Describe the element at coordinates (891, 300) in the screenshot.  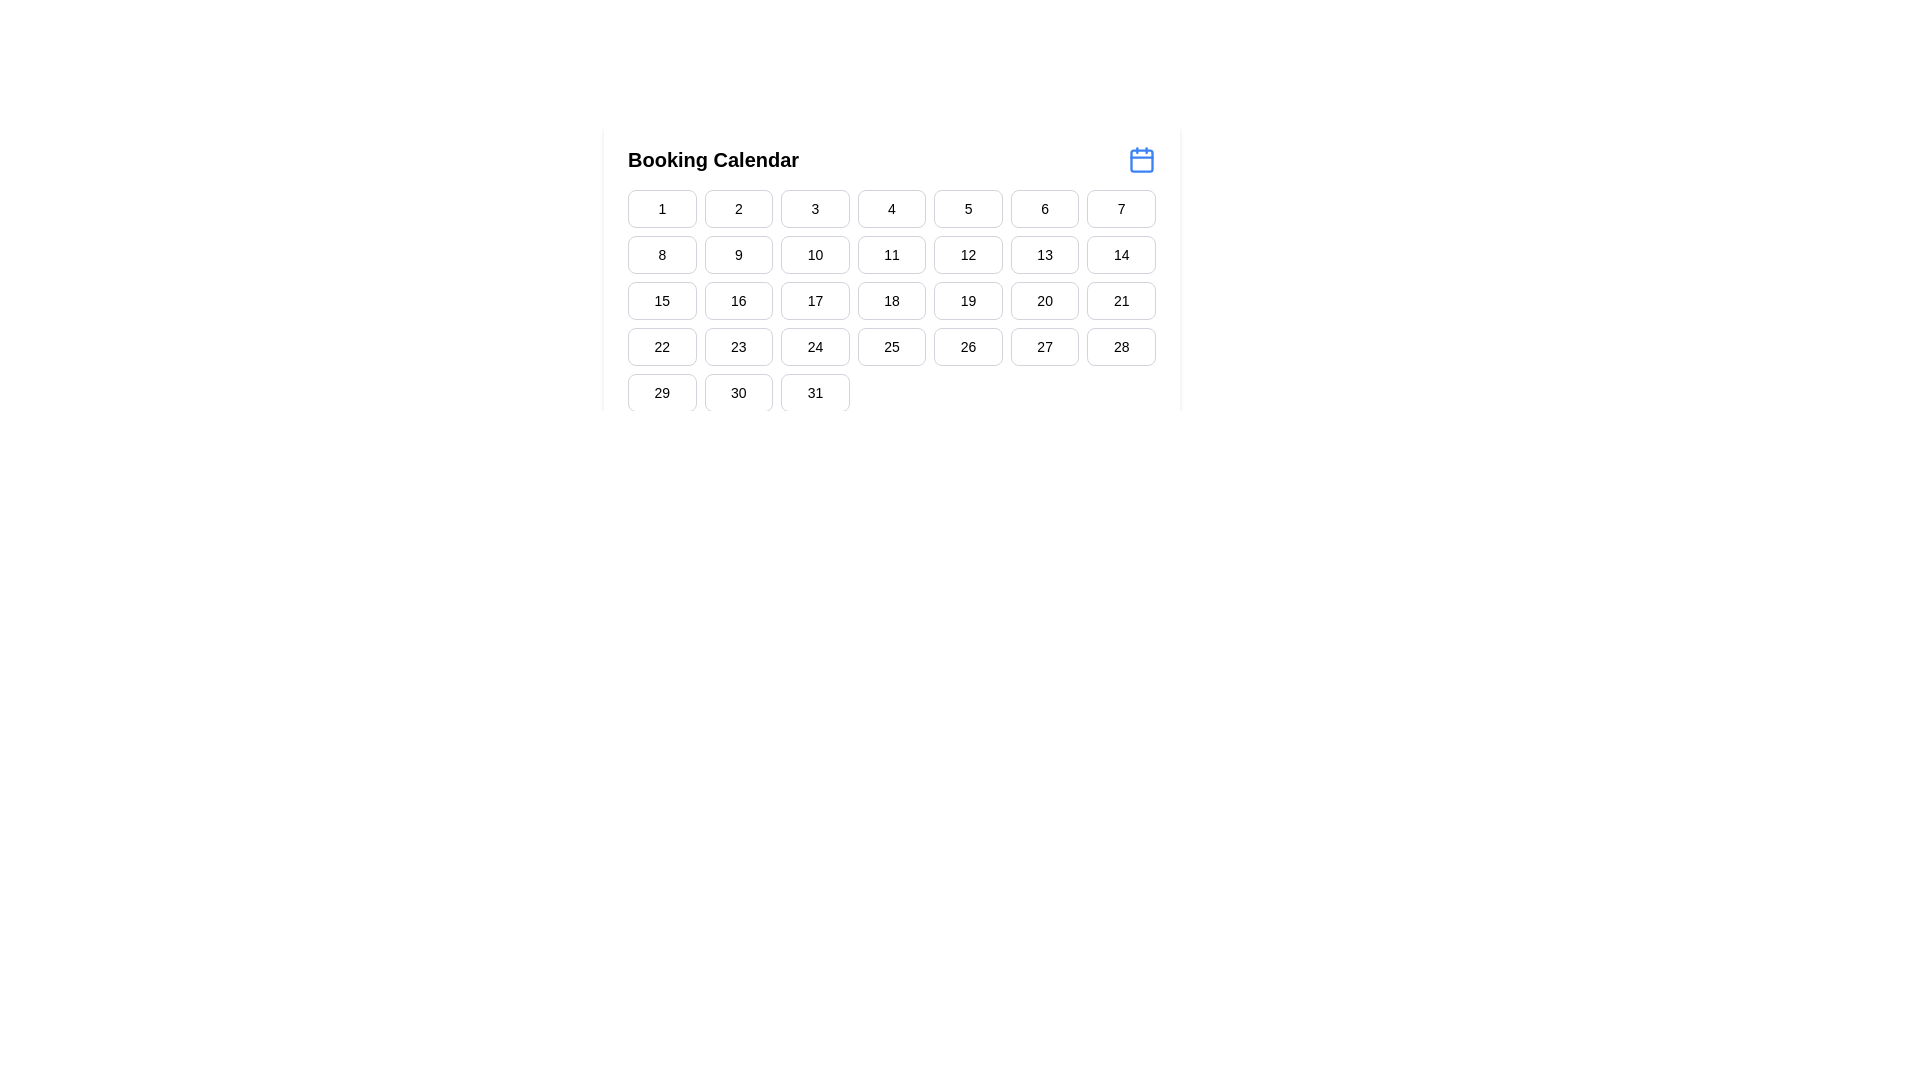
I see `the cell containing the number '18' in the Booking Calendar grid` at that location.